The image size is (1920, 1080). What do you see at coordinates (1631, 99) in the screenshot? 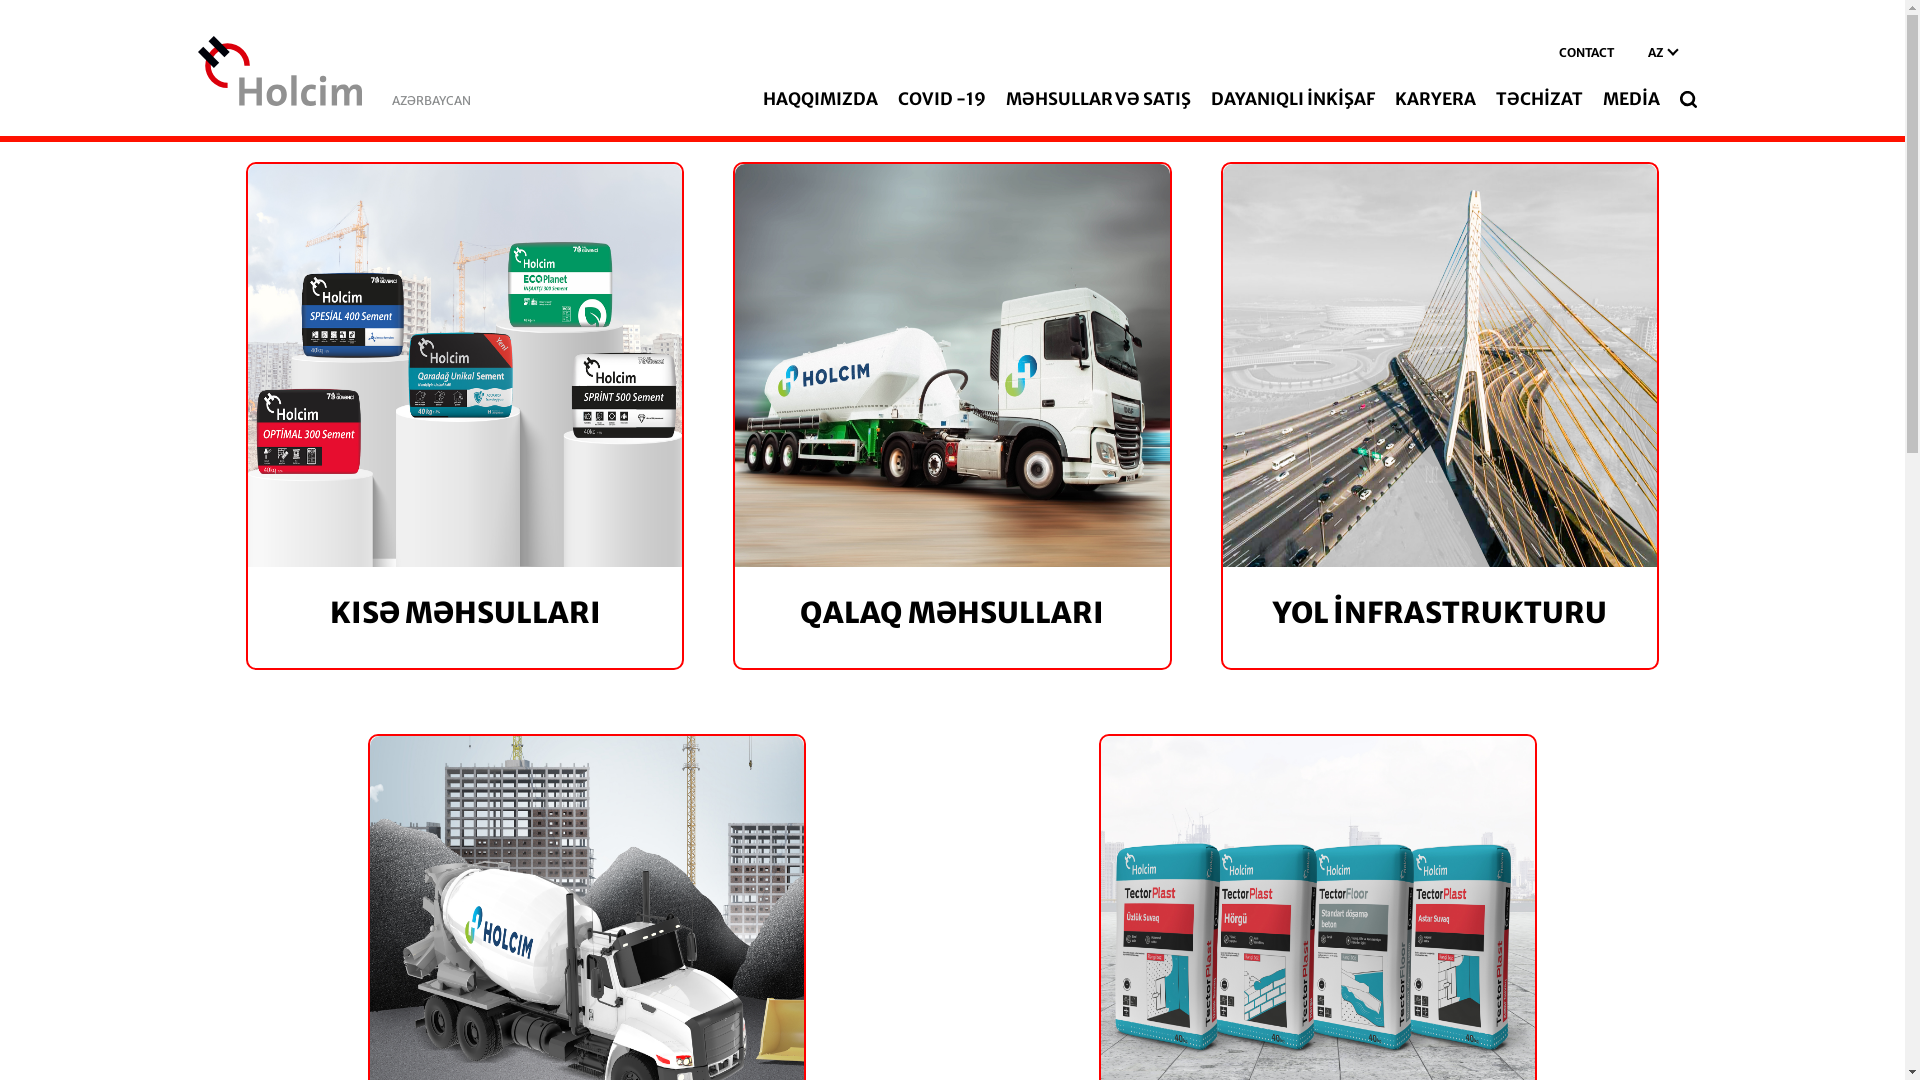
I see `'MEDIA'` at bounding box center [1631, 99].